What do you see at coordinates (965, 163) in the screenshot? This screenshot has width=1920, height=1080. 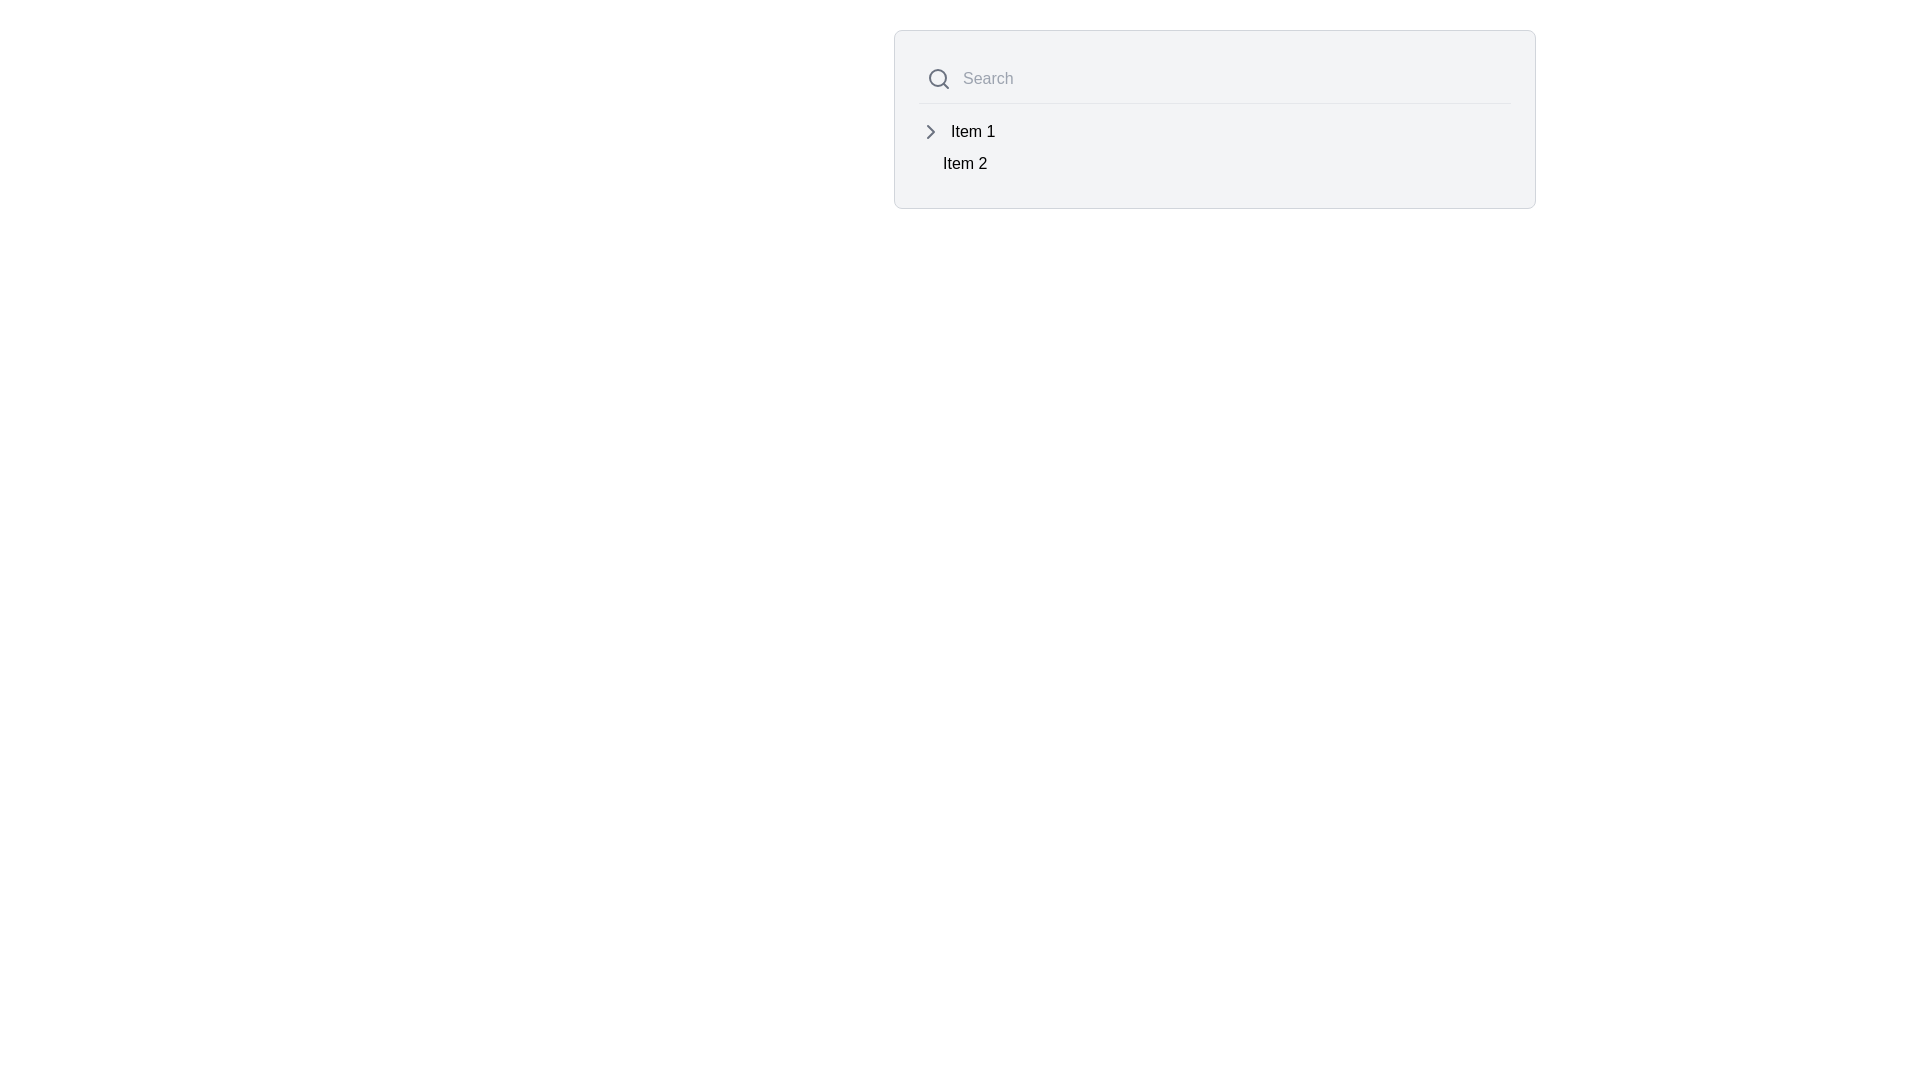 I see `text label displaying 'Item 2', which is located below 'Item 1' in a vertical list and indented under it` at bounding box center [965, 163].